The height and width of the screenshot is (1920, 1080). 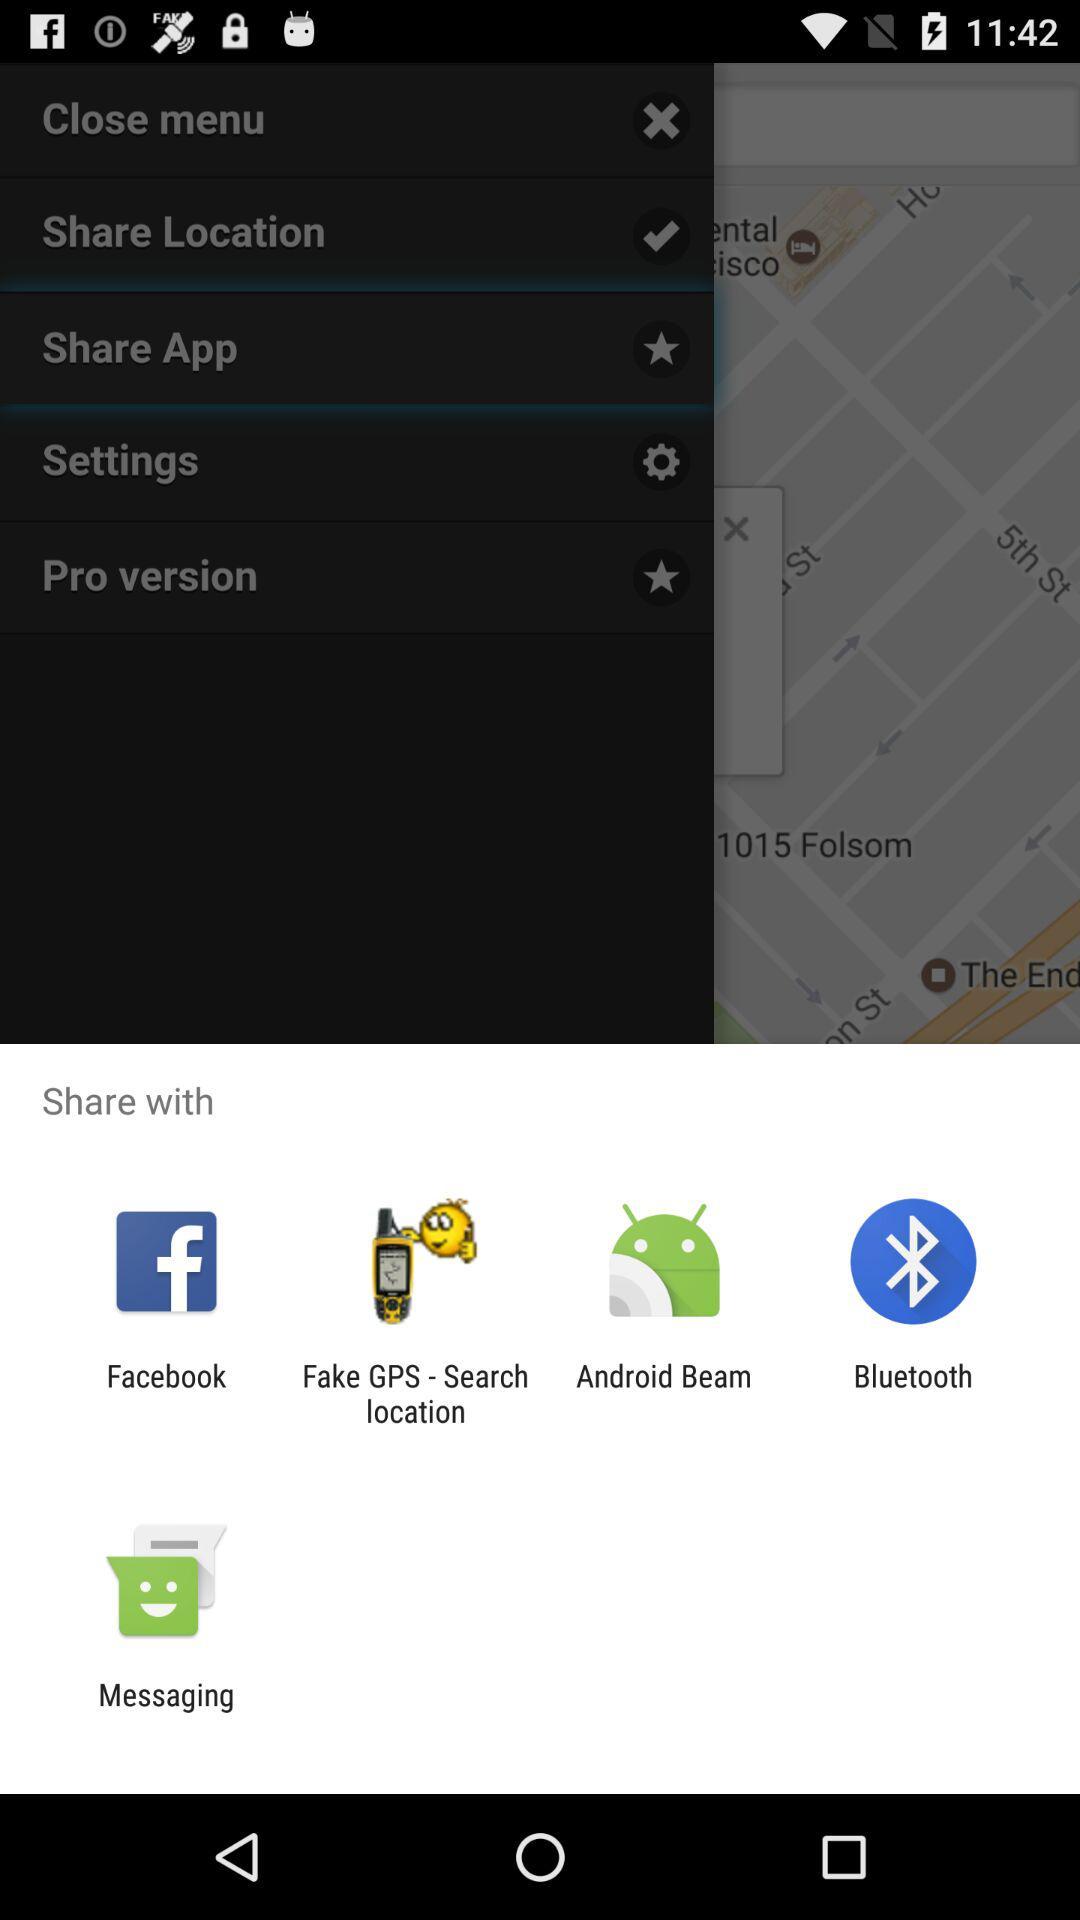 What do you see at coordinates (664, 1392) in the screenshot?
I see `the android beam item` at bounding box center [664, 1392].